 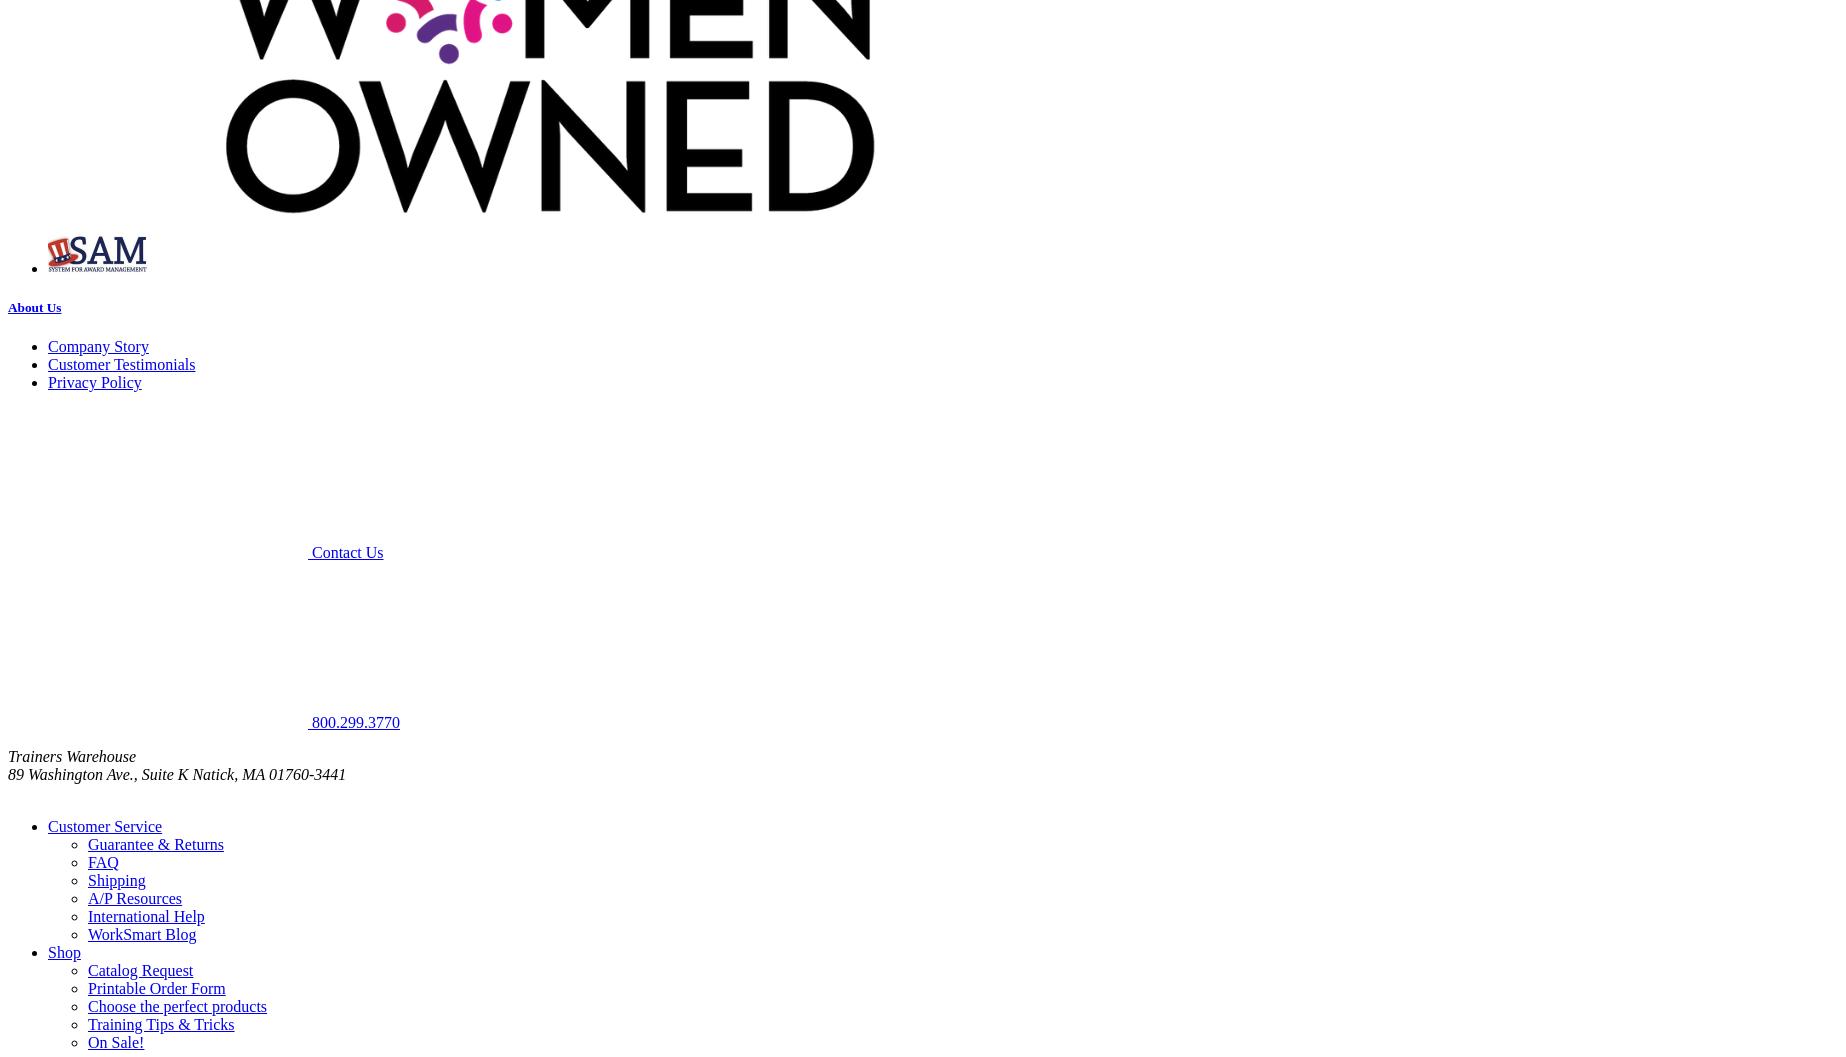 I want to click on 'Guarantee & Returns', so click(x=155, y=843).